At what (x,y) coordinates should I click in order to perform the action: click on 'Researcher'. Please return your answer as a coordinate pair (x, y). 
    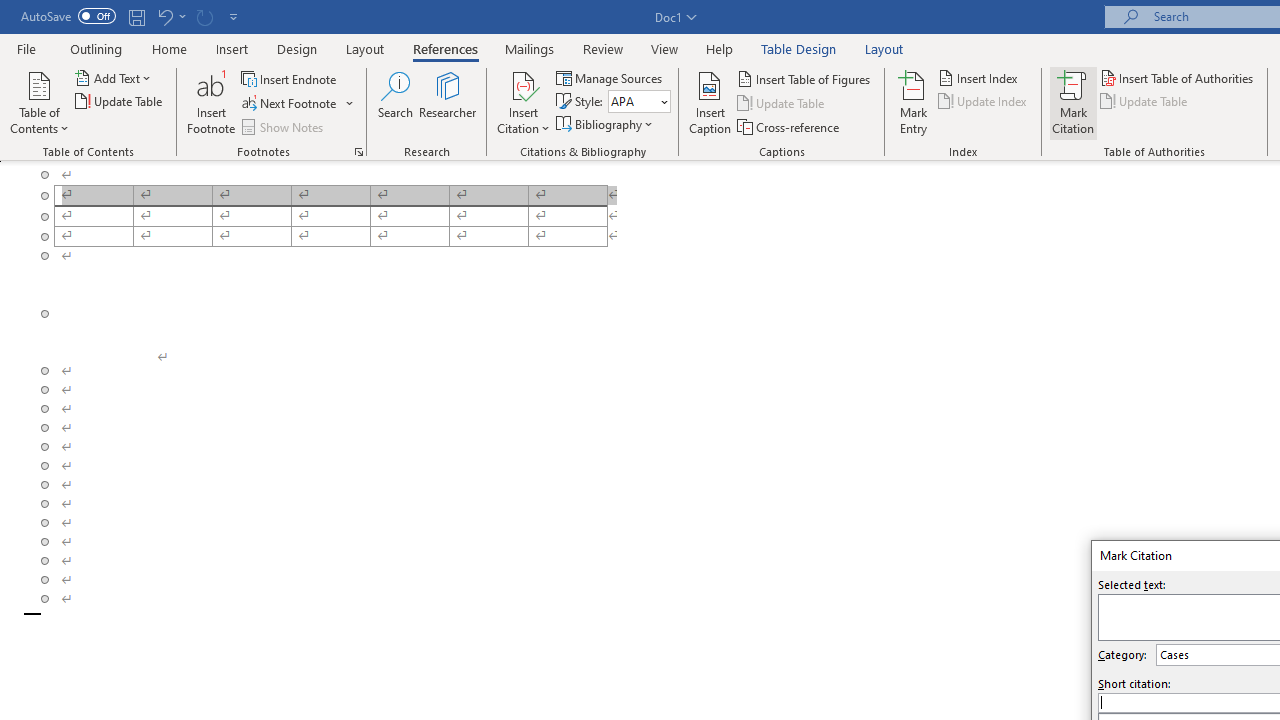
    Looking at the image, I should click on (447, 103).